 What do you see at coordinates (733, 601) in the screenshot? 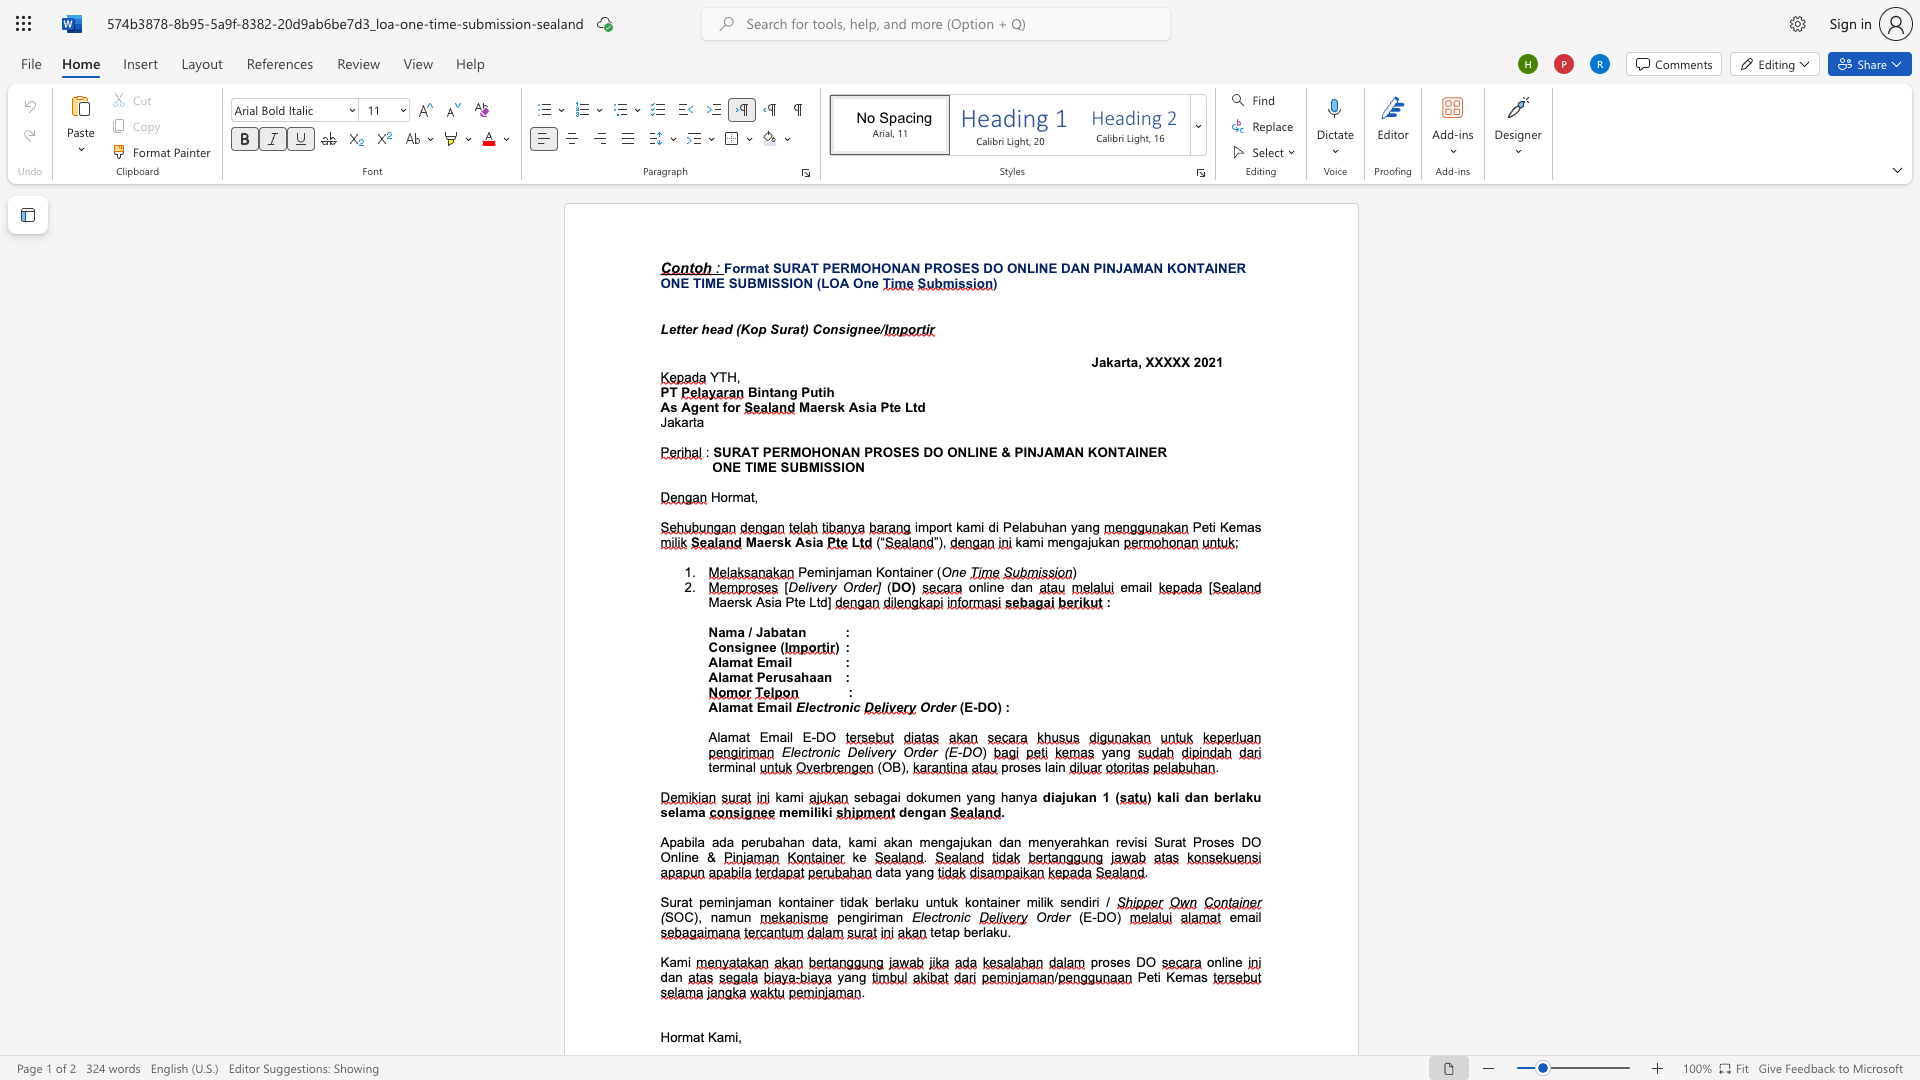
I see `the subset text "rsk Asia Pte" within the text "Maersk Asia Pte Ltd]"` at bounding box center [733, 601].